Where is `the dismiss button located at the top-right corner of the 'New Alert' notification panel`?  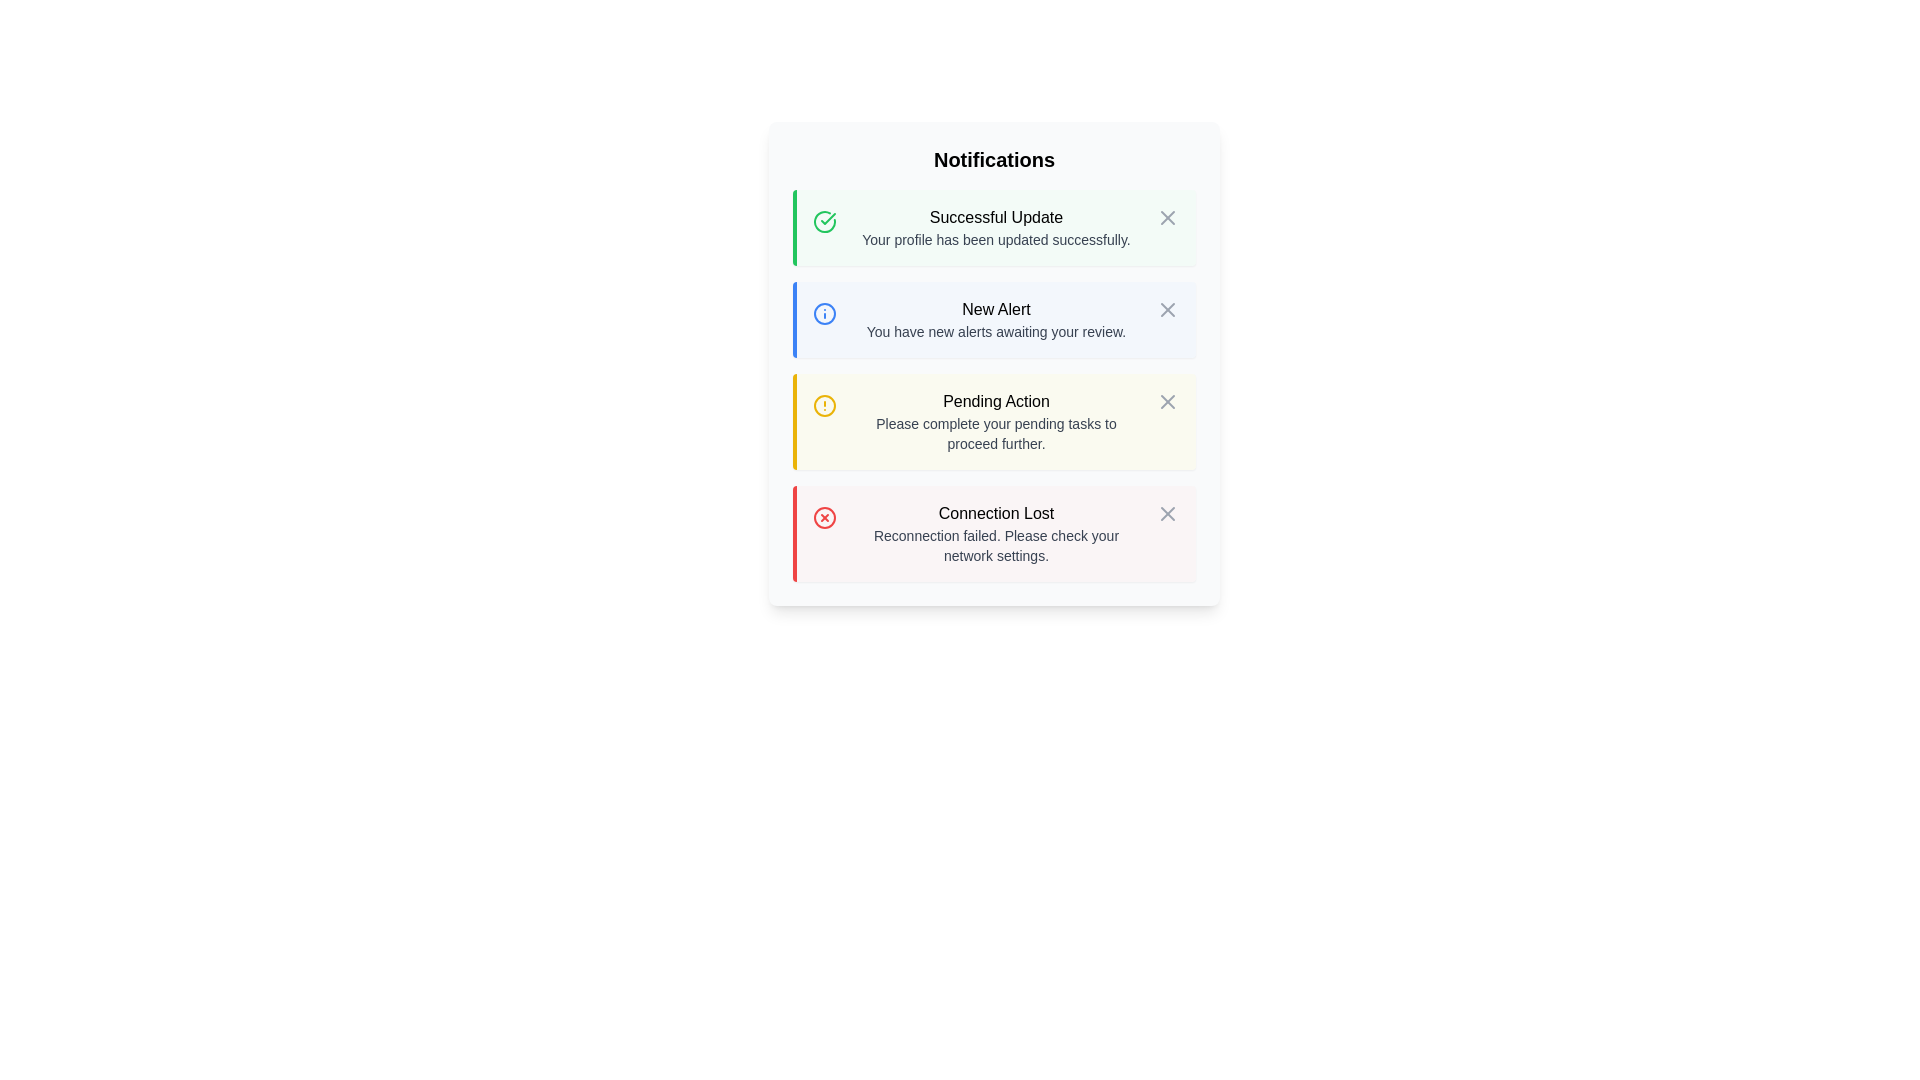 the dismiss button located at the top-right corner of the 'New Alert' notification panel is located at coordinates (1167, 309).